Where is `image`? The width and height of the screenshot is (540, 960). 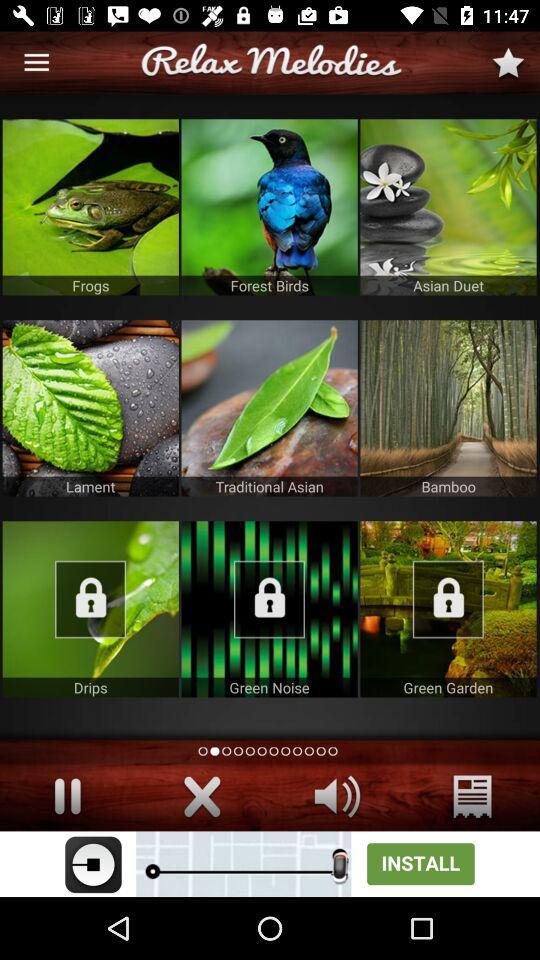 image is located at coordinates (448, 207).